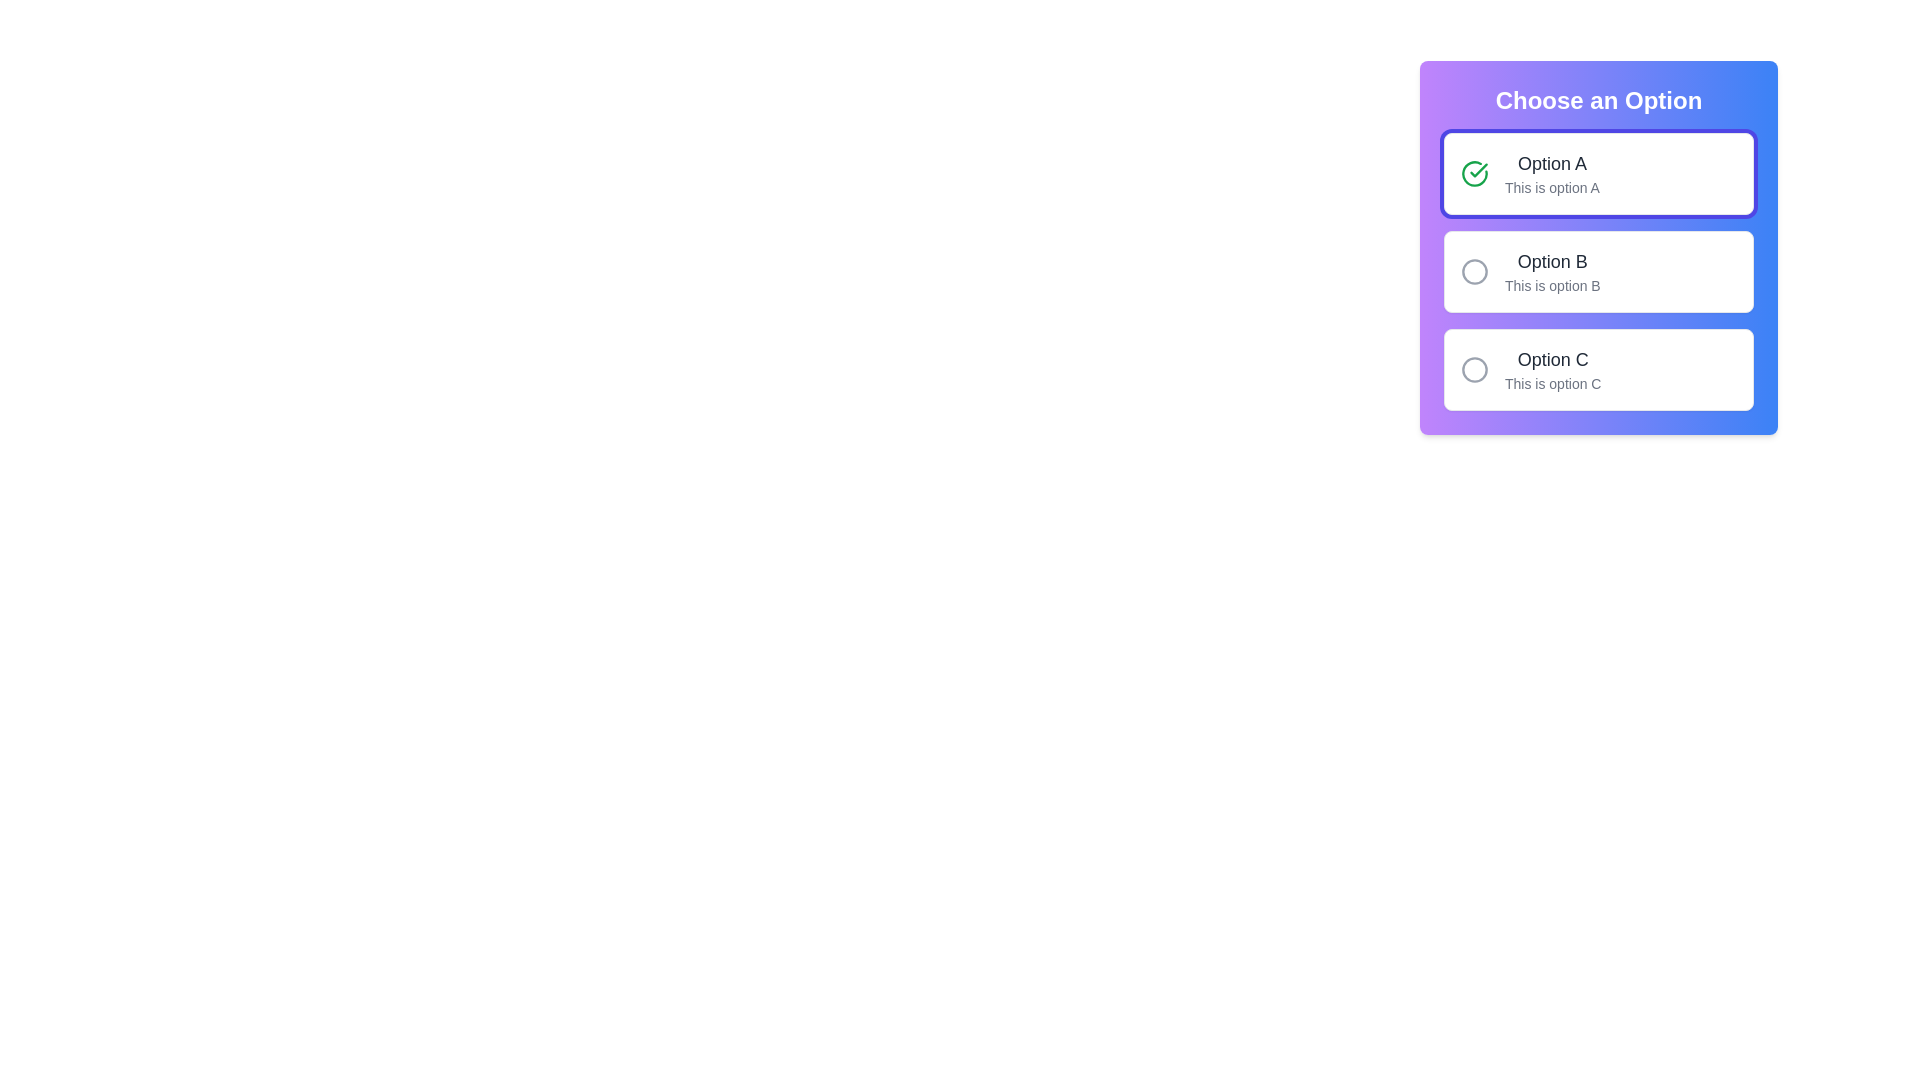  Describe the element at coordinates (1551, 188) in the screenshot. I see `the text label that serves as a description for 'Option A', located underneath the 'Option A' choice in the vertical layout` at that location.